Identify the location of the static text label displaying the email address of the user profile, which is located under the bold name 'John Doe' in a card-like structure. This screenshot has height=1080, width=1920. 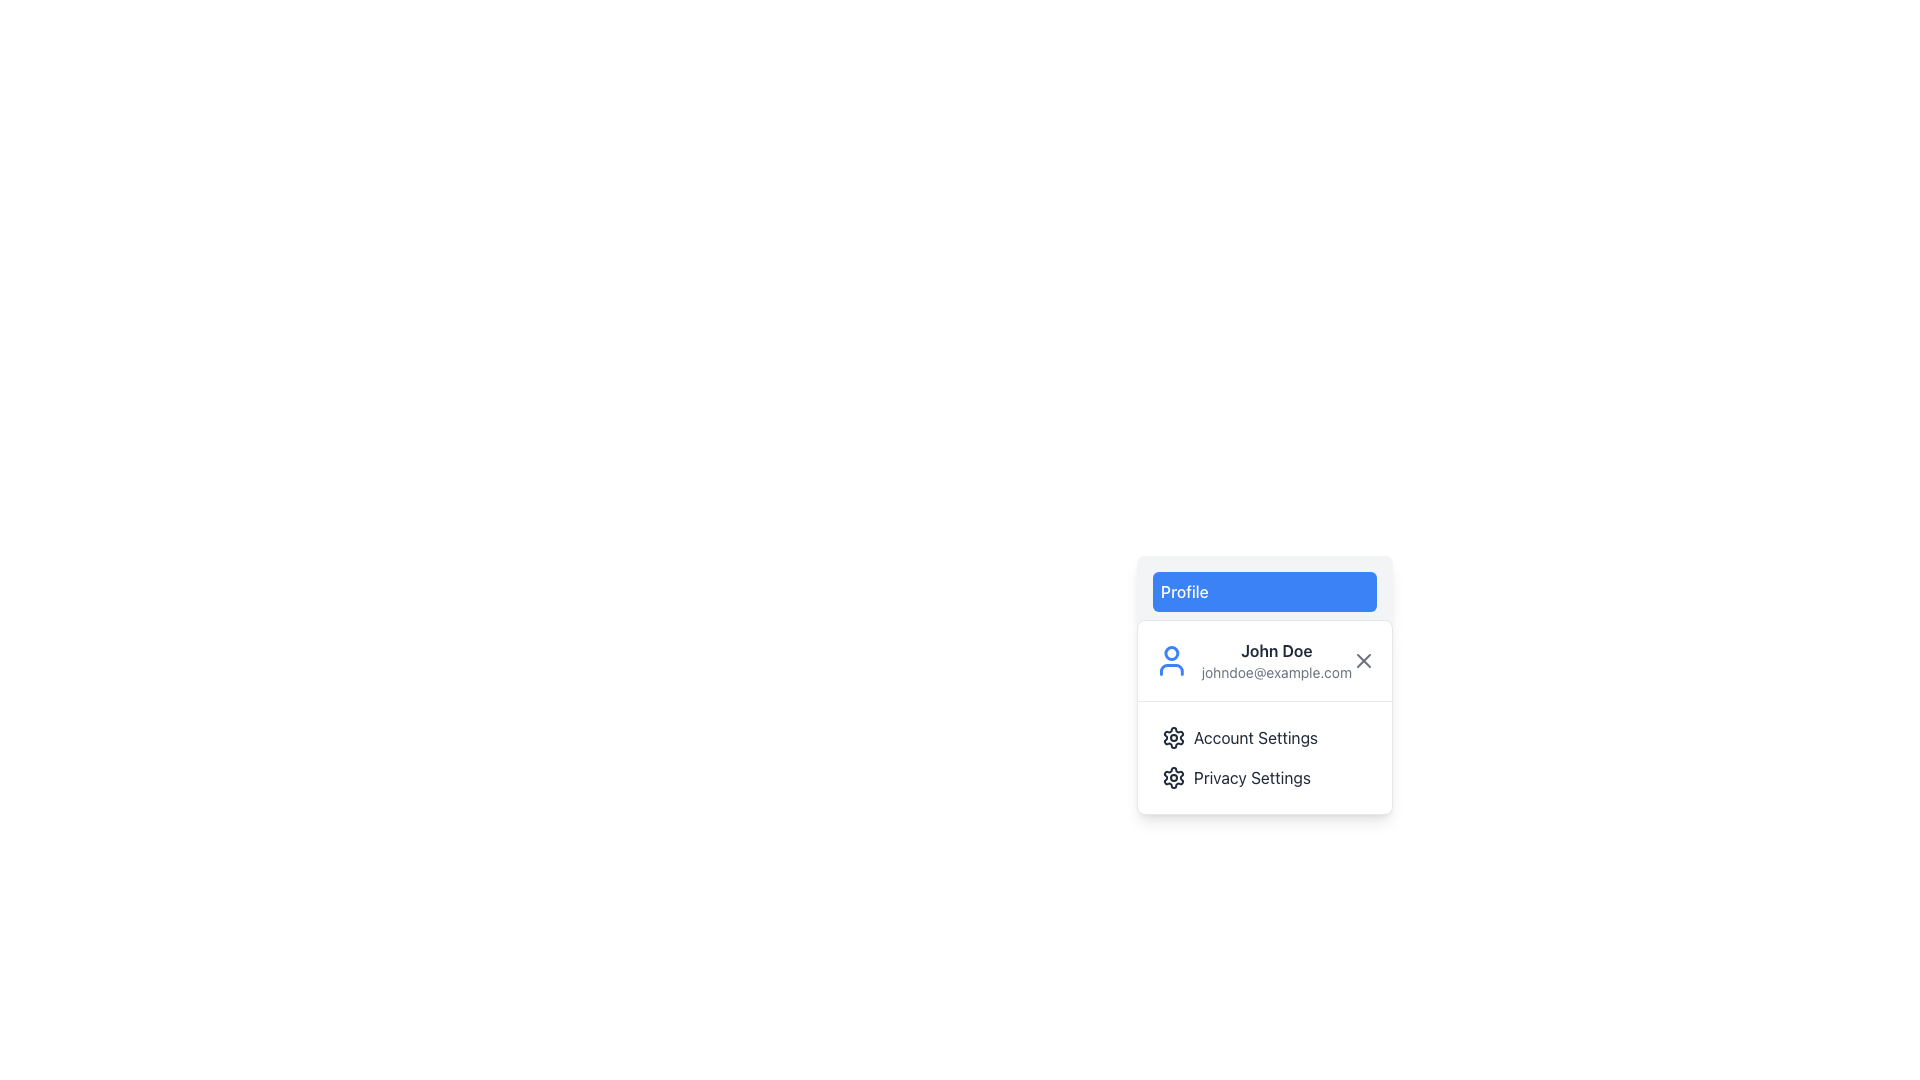
(1275, 672).